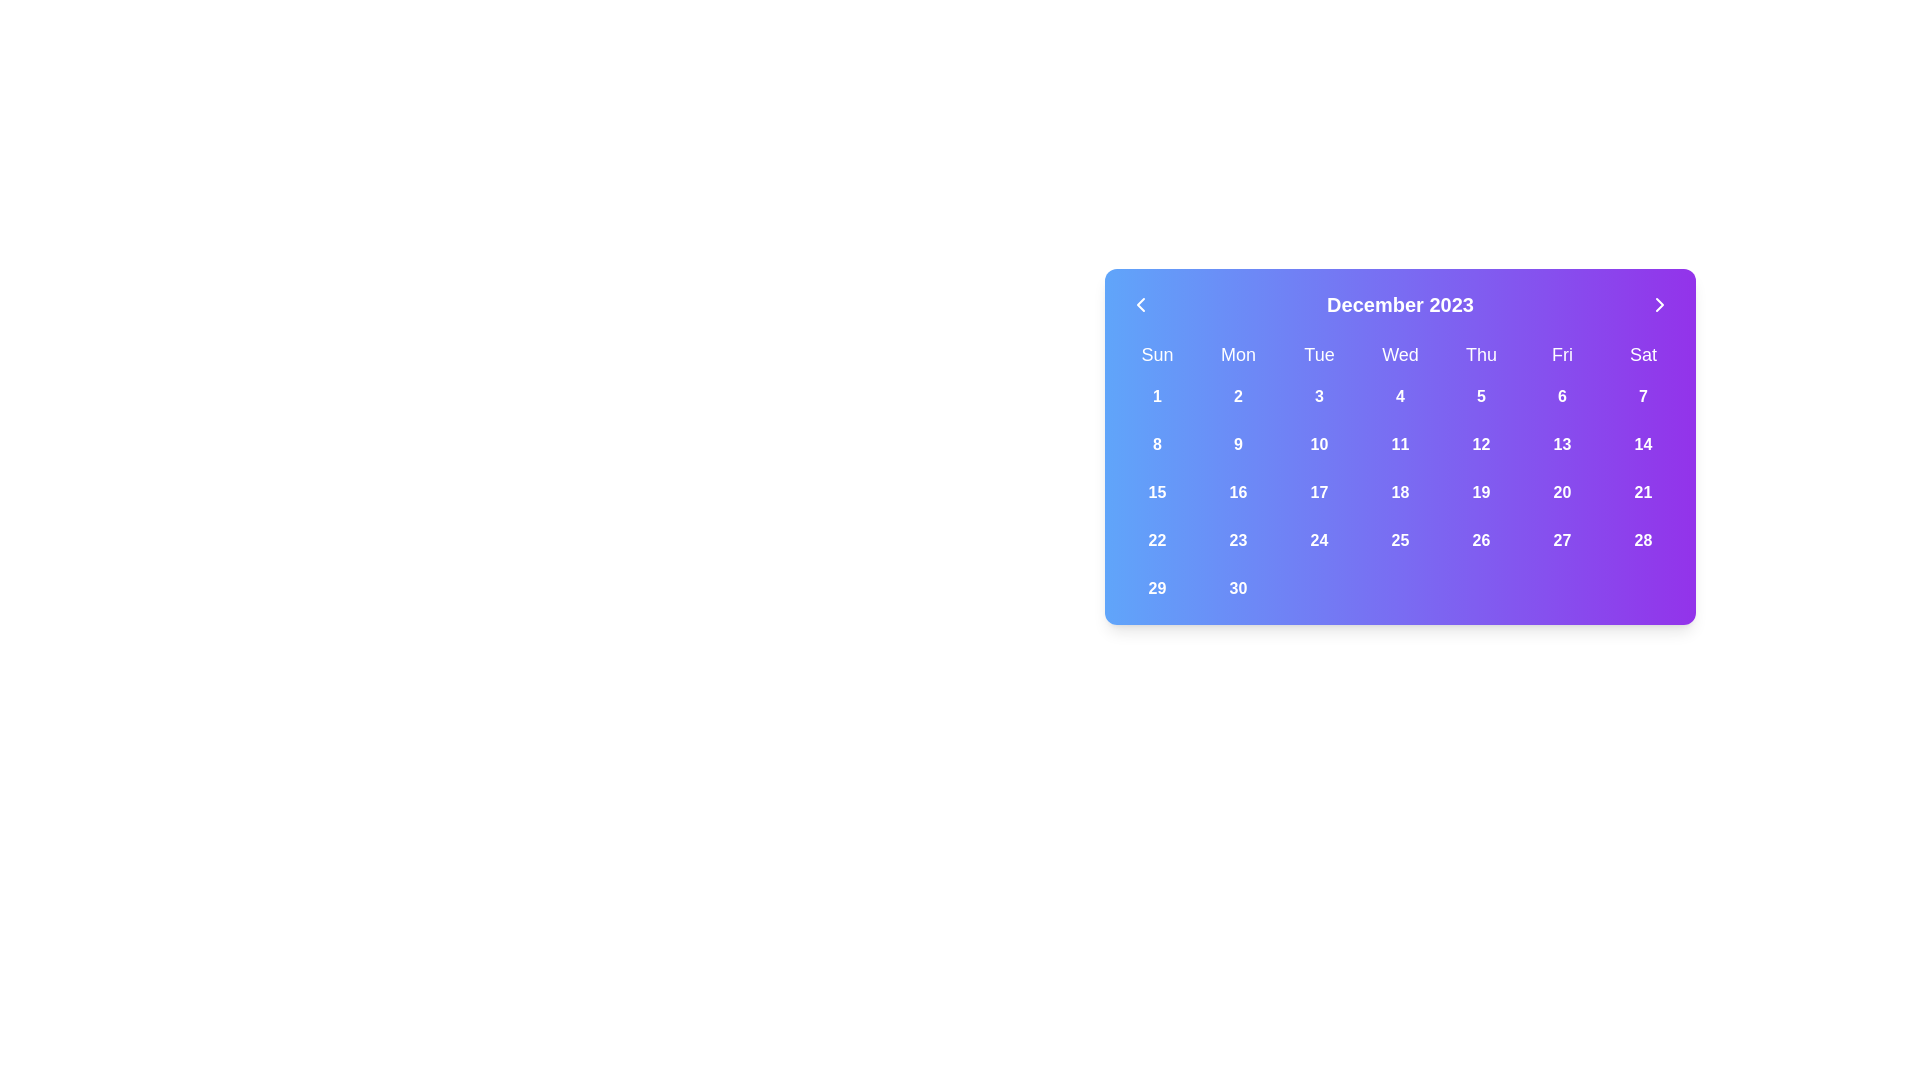  I want to click on the left-pointing chevron button in the calendar navigation interface, so click(1141, 304).